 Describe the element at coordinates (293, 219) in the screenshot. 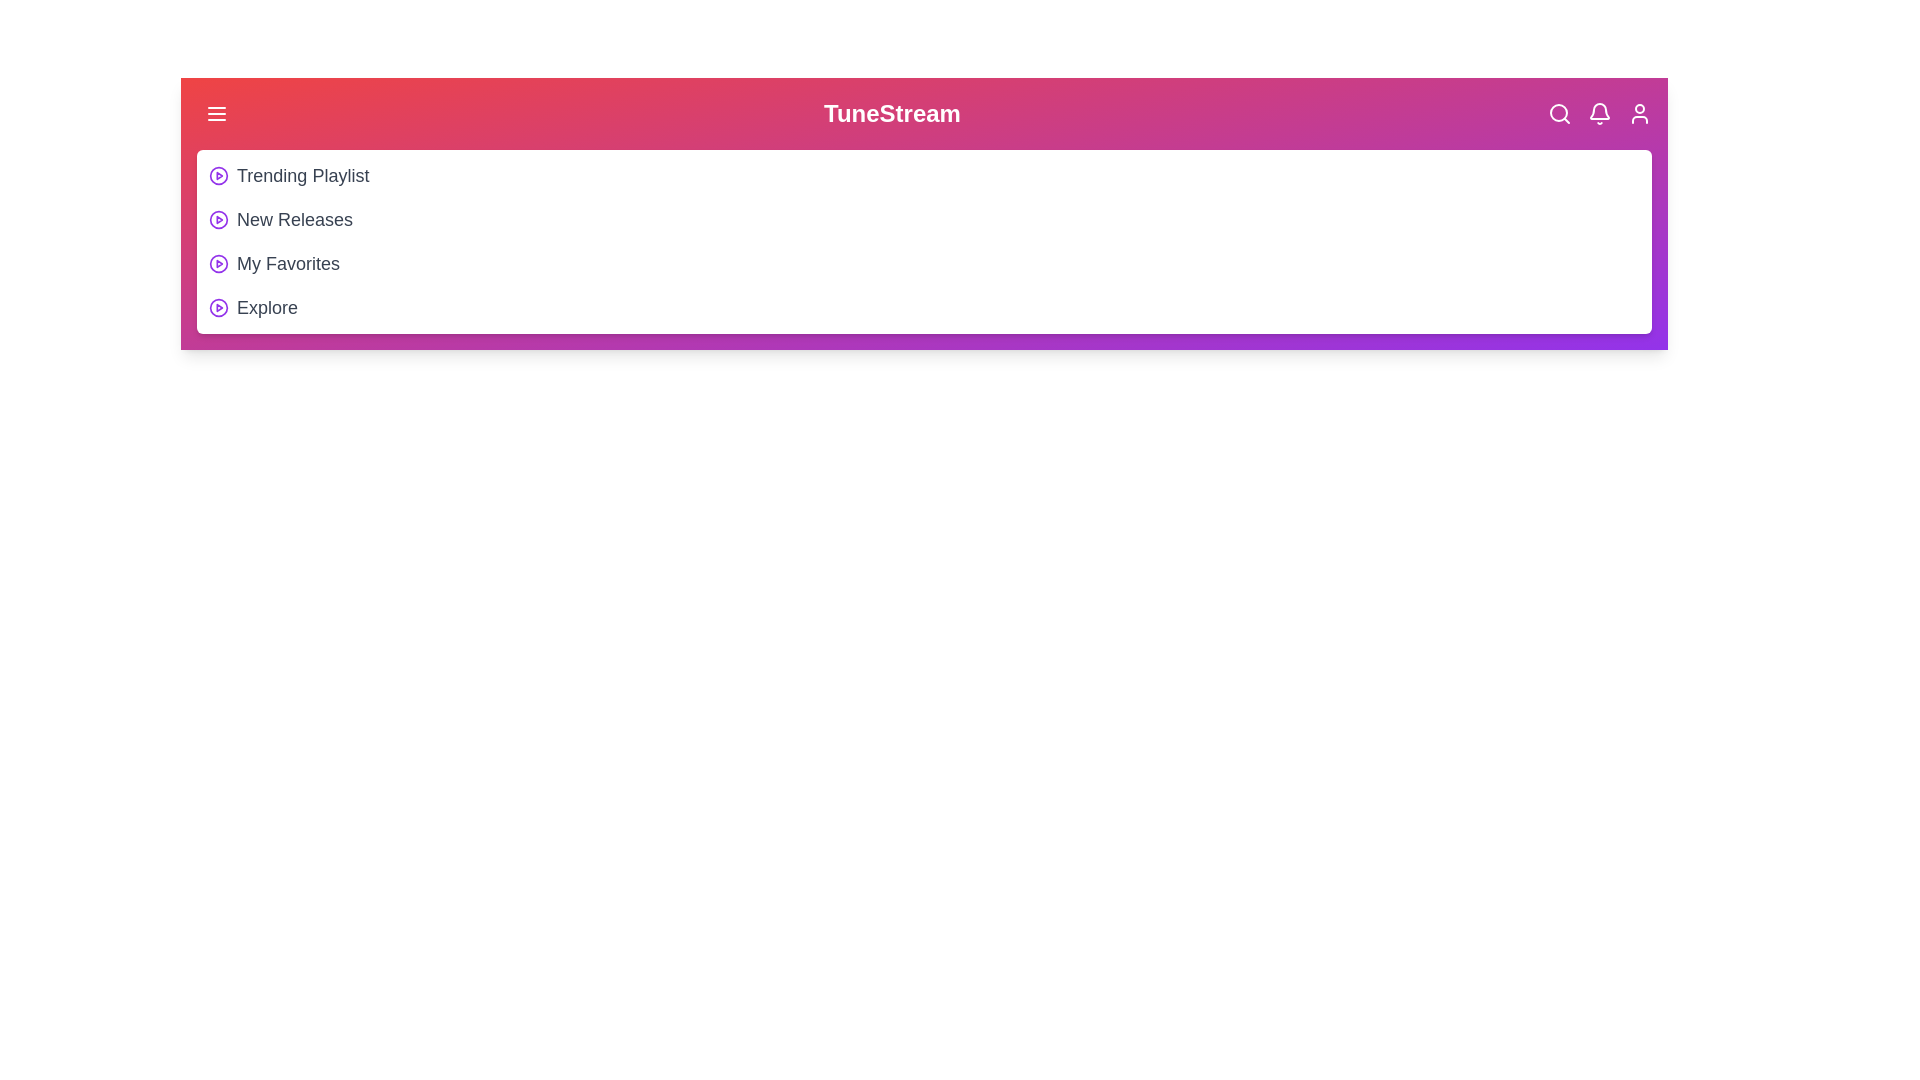

I see `the playlist item New Releases` at that location.